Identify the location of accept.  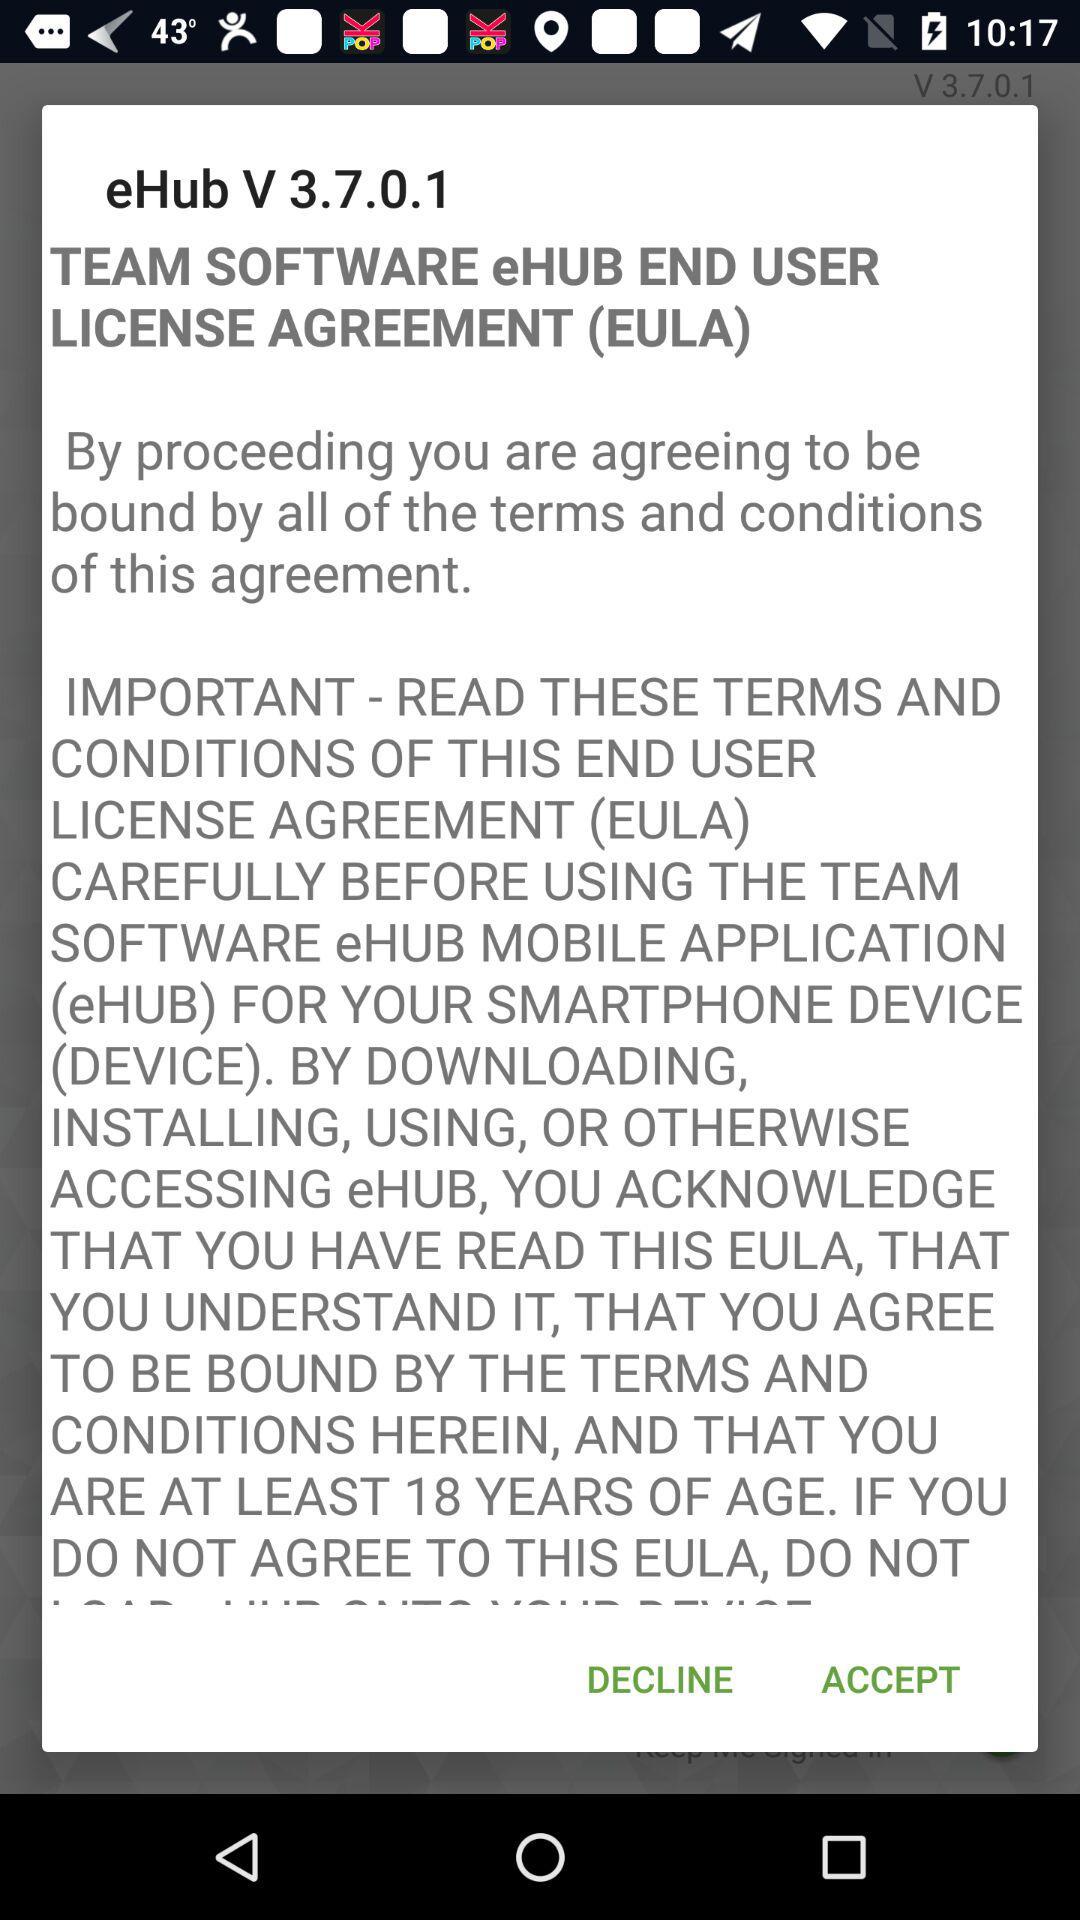
(890, 1678).